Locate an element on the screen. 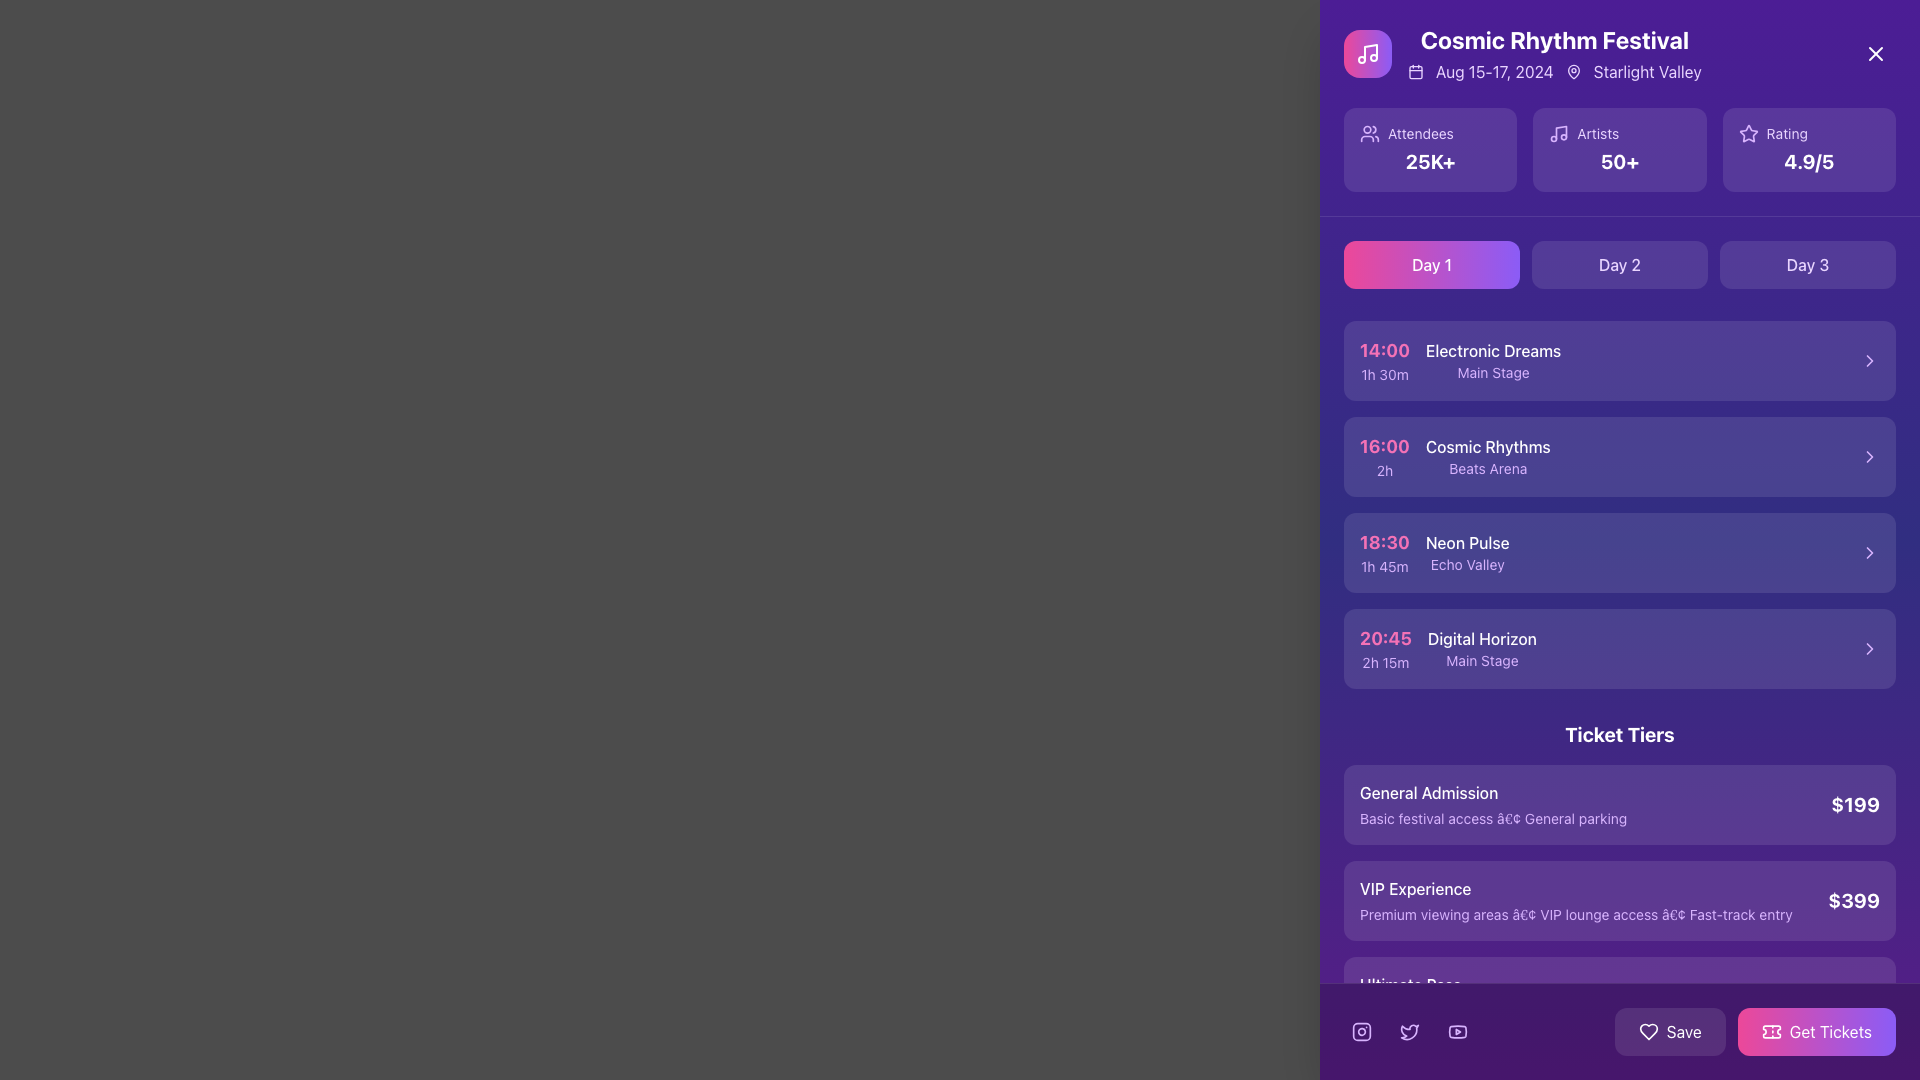  the third entry in the vertical list of event schedules is located at coordinates (1620, 552).